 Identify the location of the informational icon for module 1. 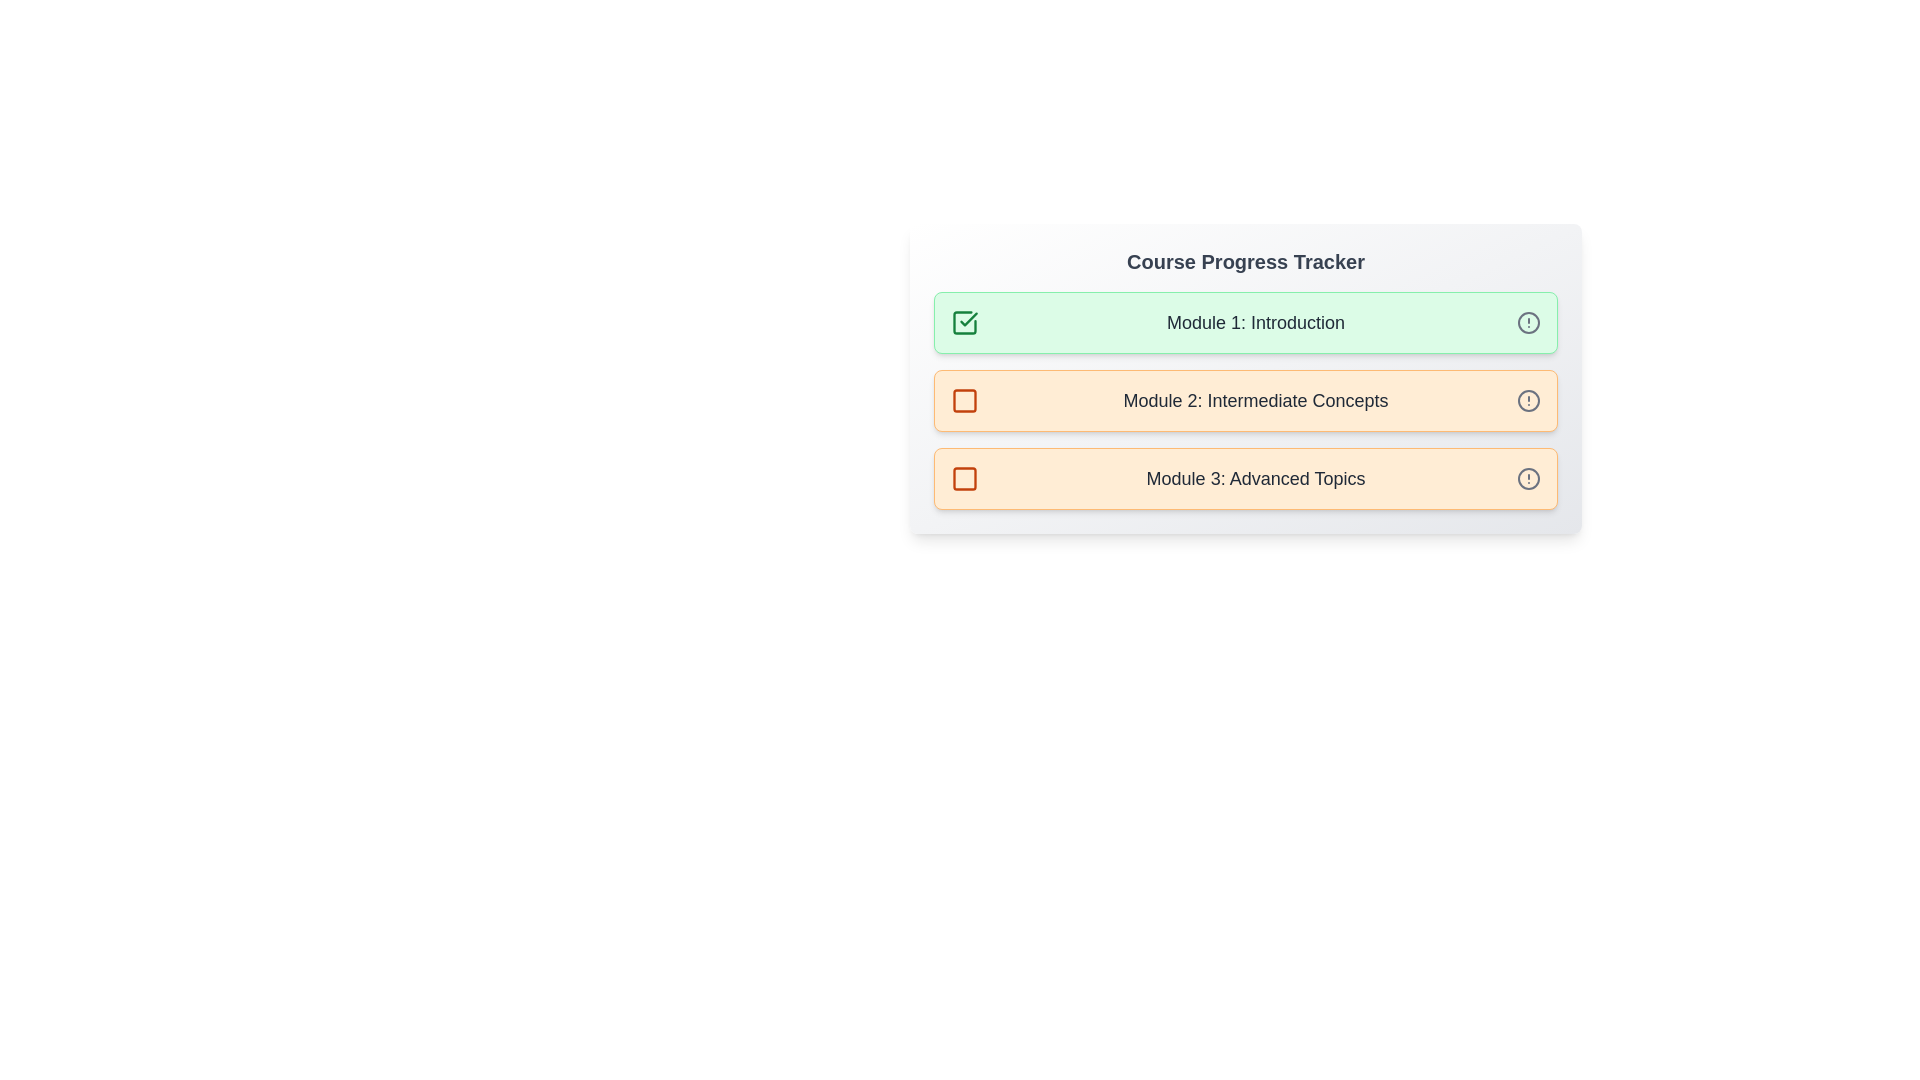
(1528, 322).